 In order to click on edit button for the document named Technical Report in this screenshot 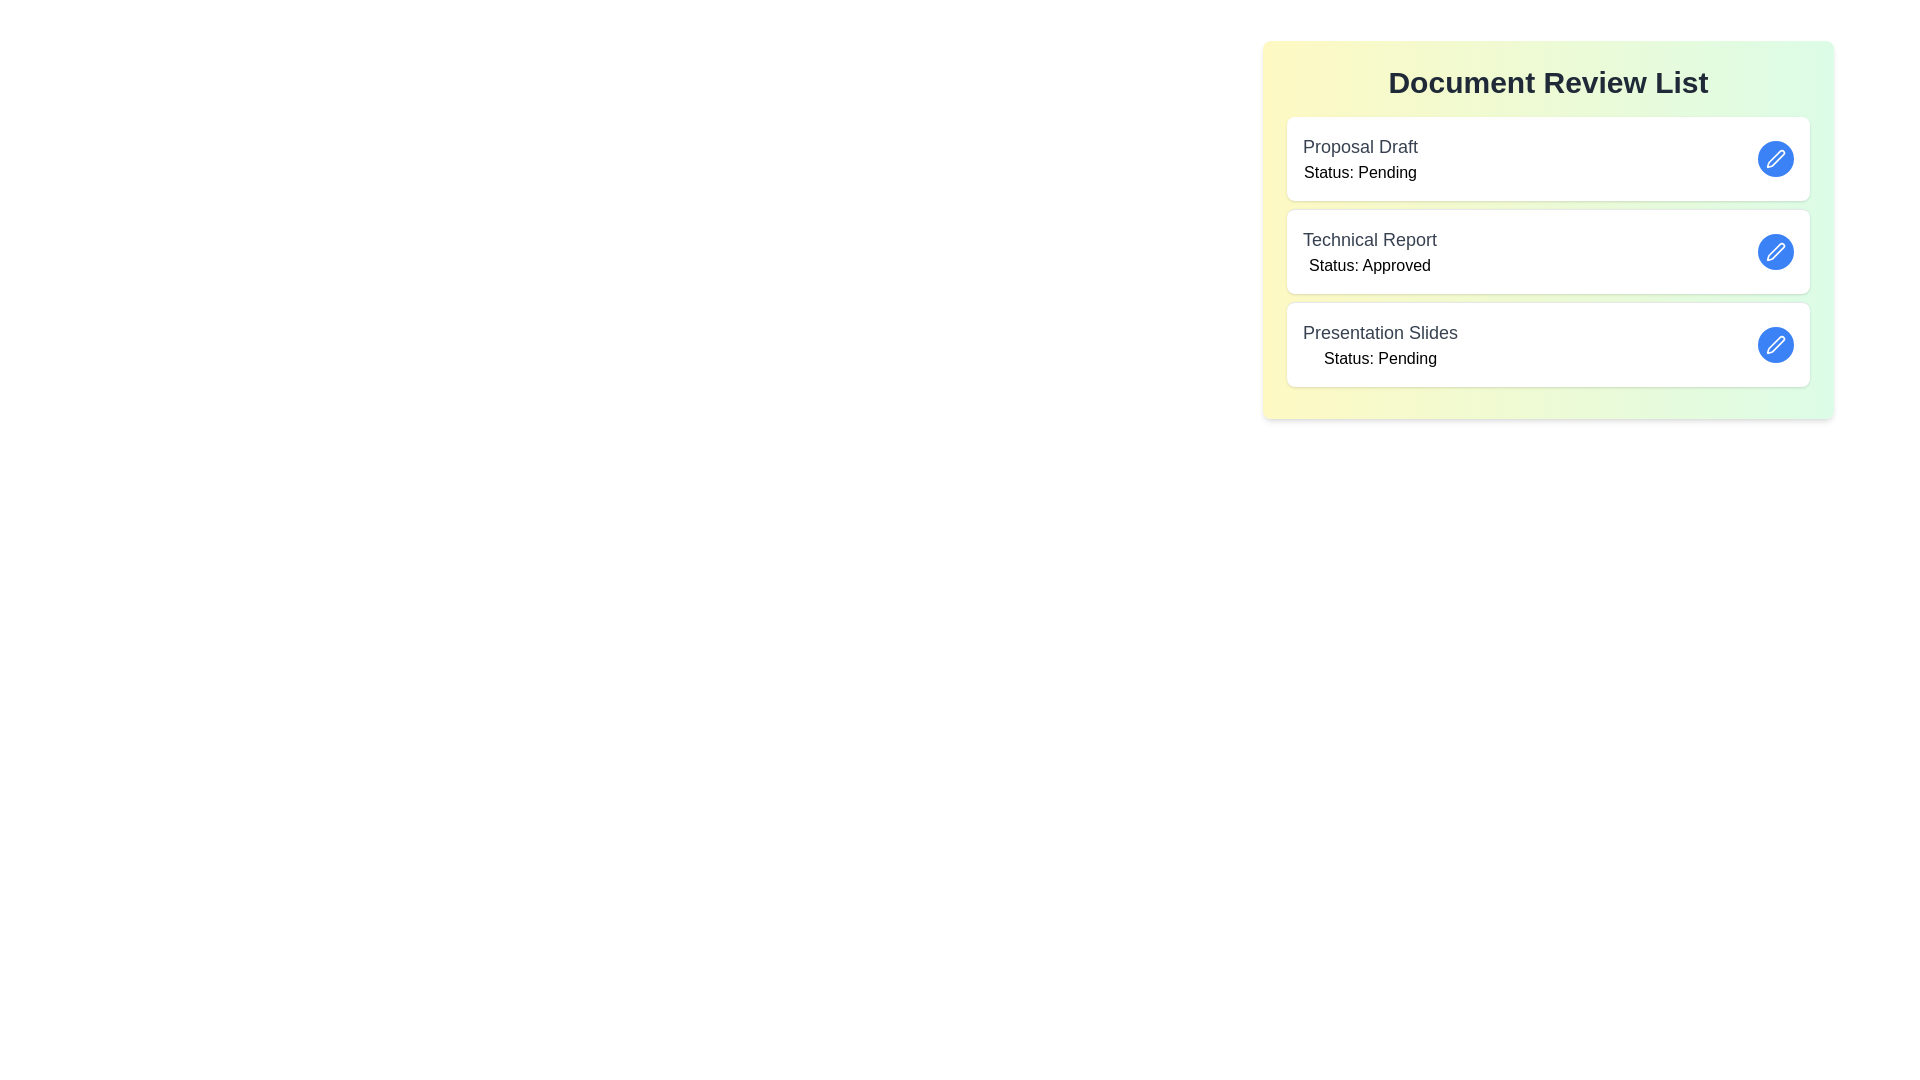, I will do `click(1776, 250)`.